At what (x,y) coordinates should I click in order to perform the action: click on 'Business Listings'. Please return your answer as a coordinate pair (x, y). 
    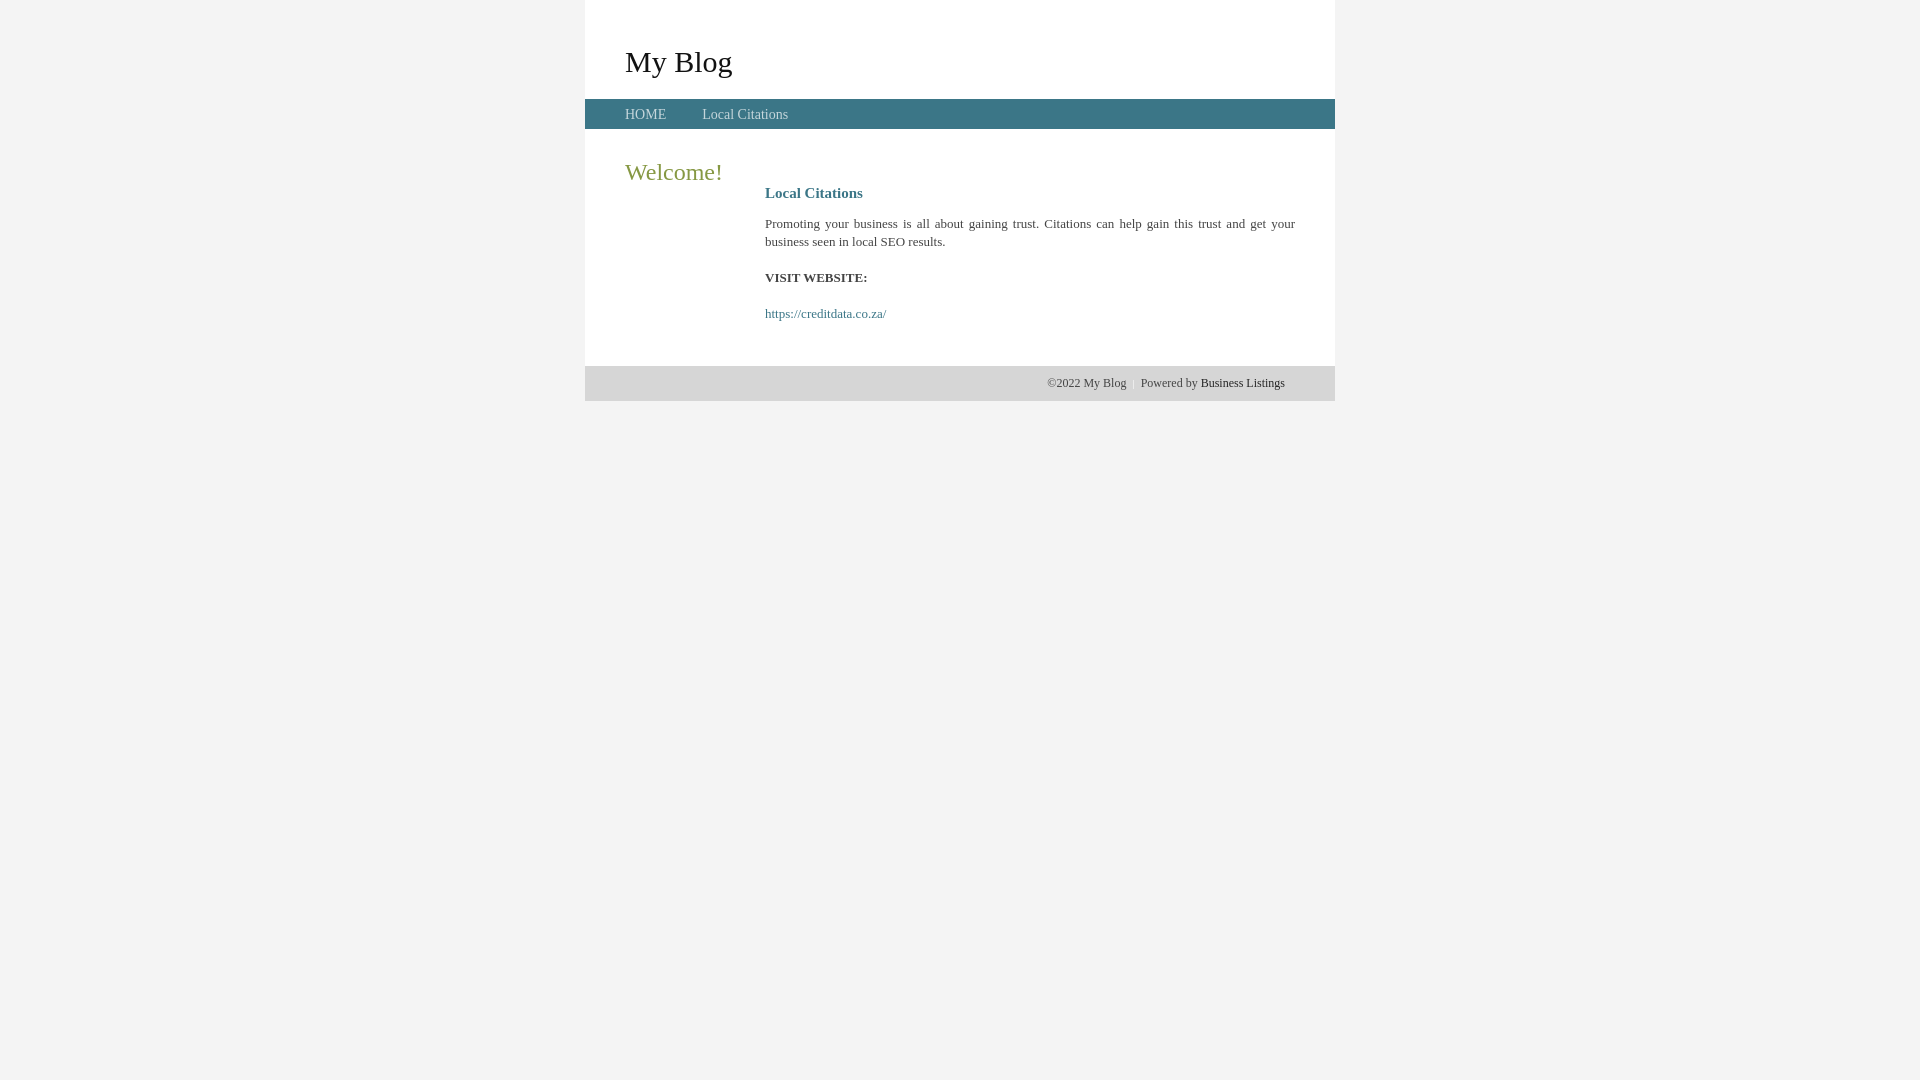
    Looking at the image, I should click on (1242, 382).